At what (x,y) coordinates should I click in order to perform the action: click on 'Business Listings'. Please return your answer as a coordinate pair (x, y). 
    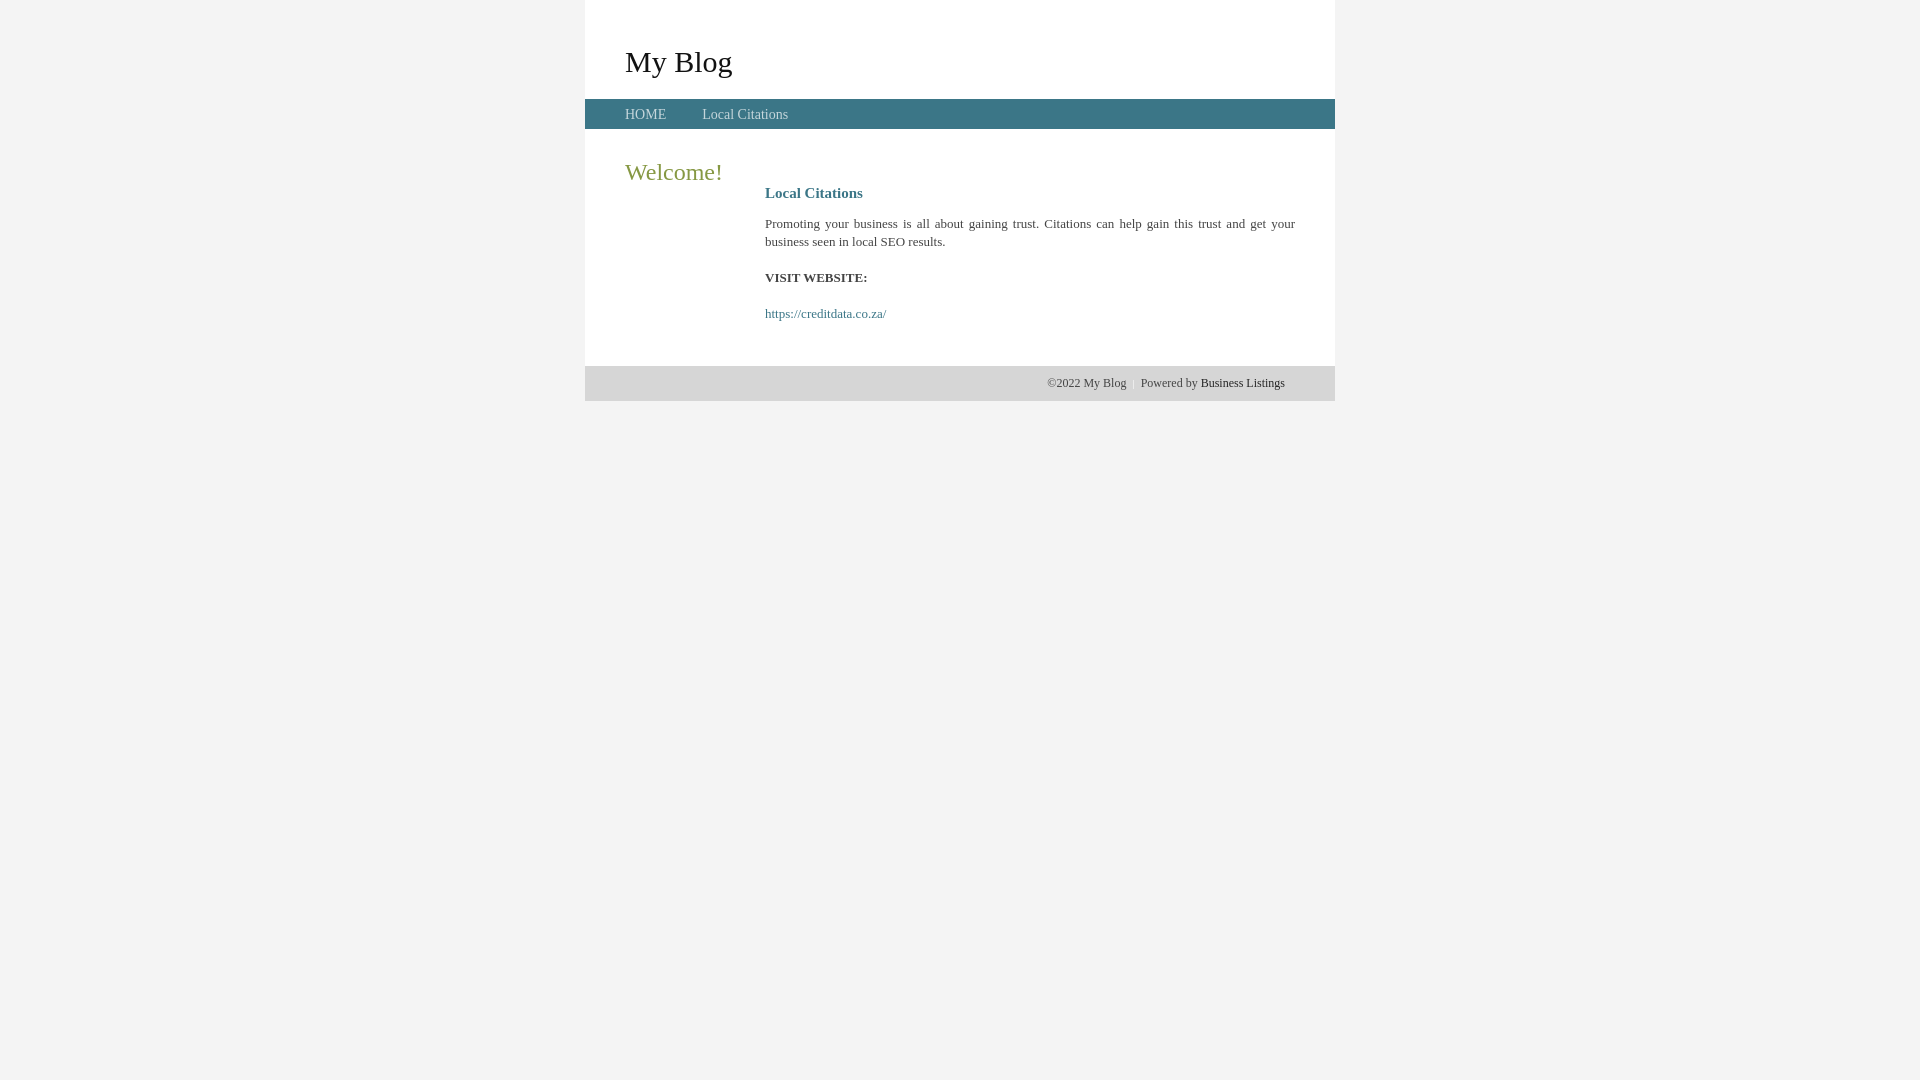
    Looking at the image, I should click on (1242, 382).